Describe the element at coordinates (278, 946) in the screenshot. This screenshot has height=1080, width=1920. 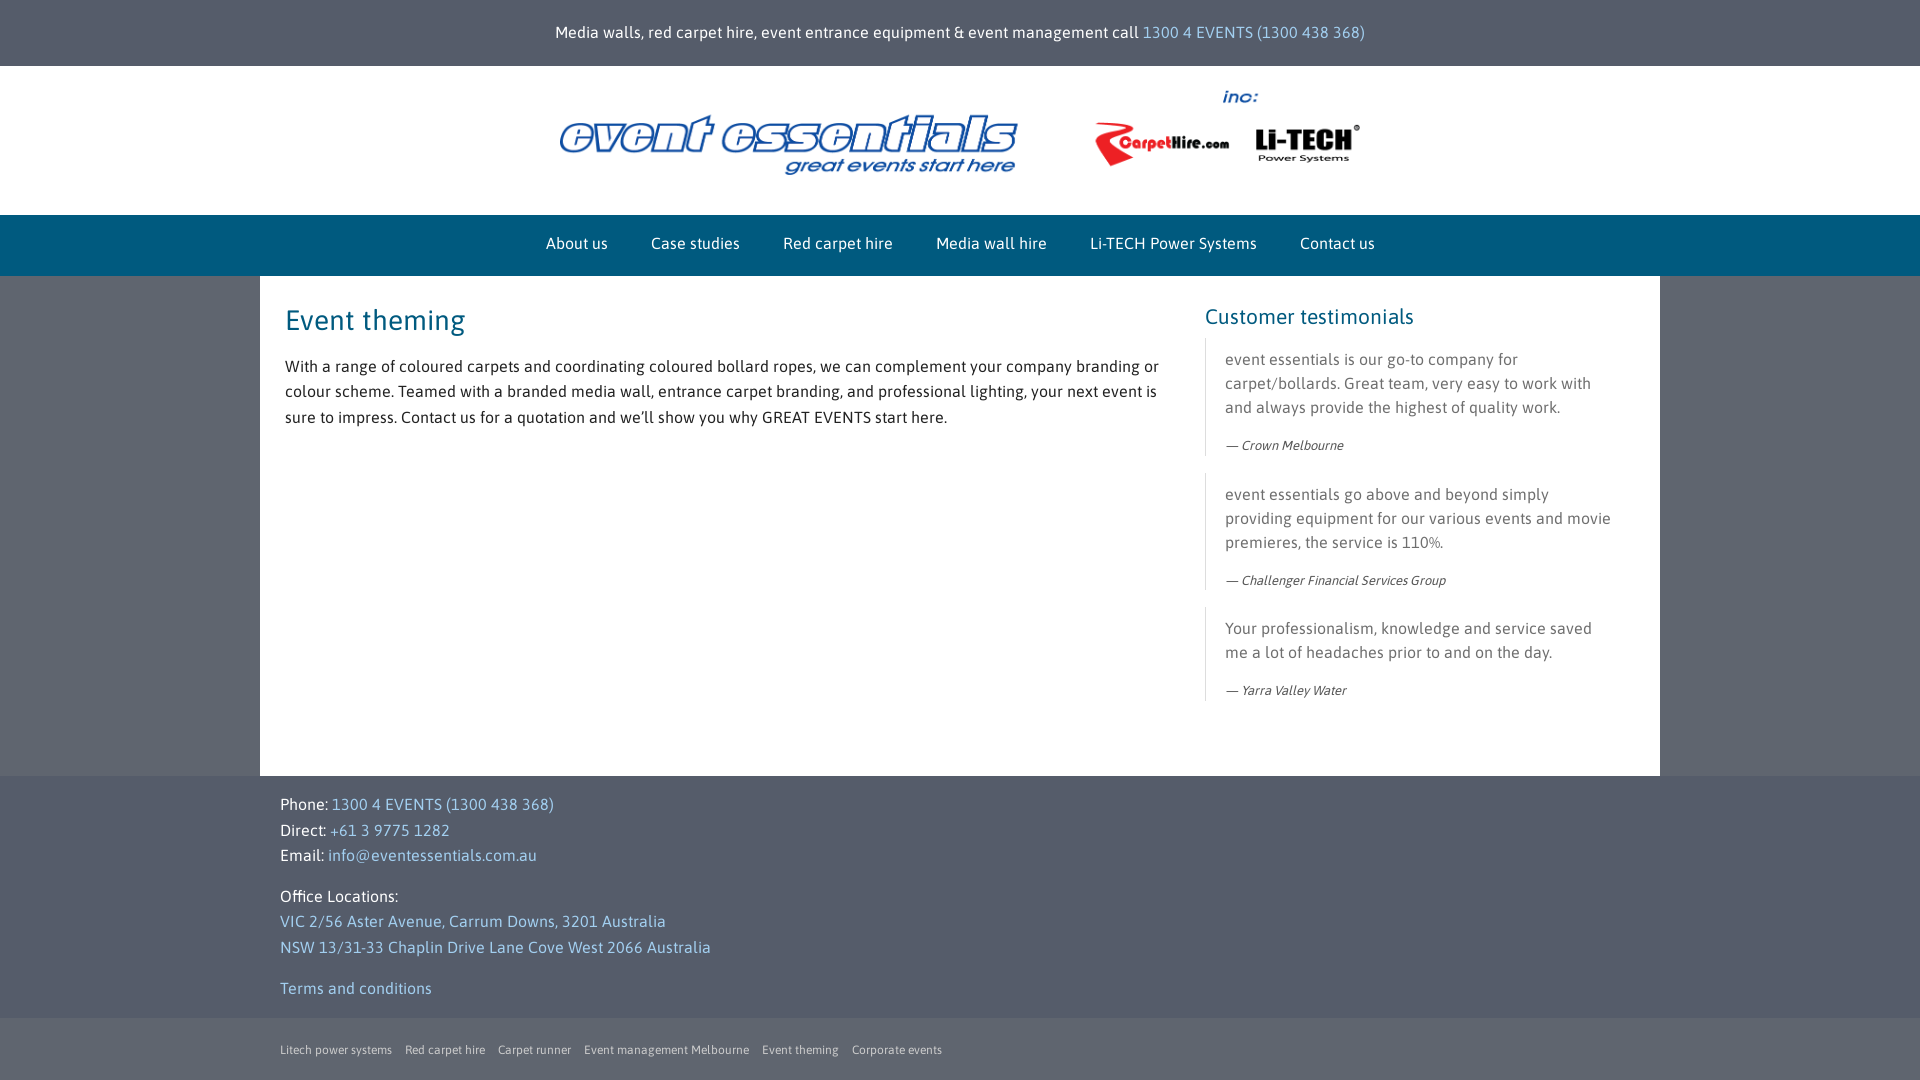
I see `'NSW 13/31-33 Chaplin Drive Lane Cove West 2066 Australia'` at that location.